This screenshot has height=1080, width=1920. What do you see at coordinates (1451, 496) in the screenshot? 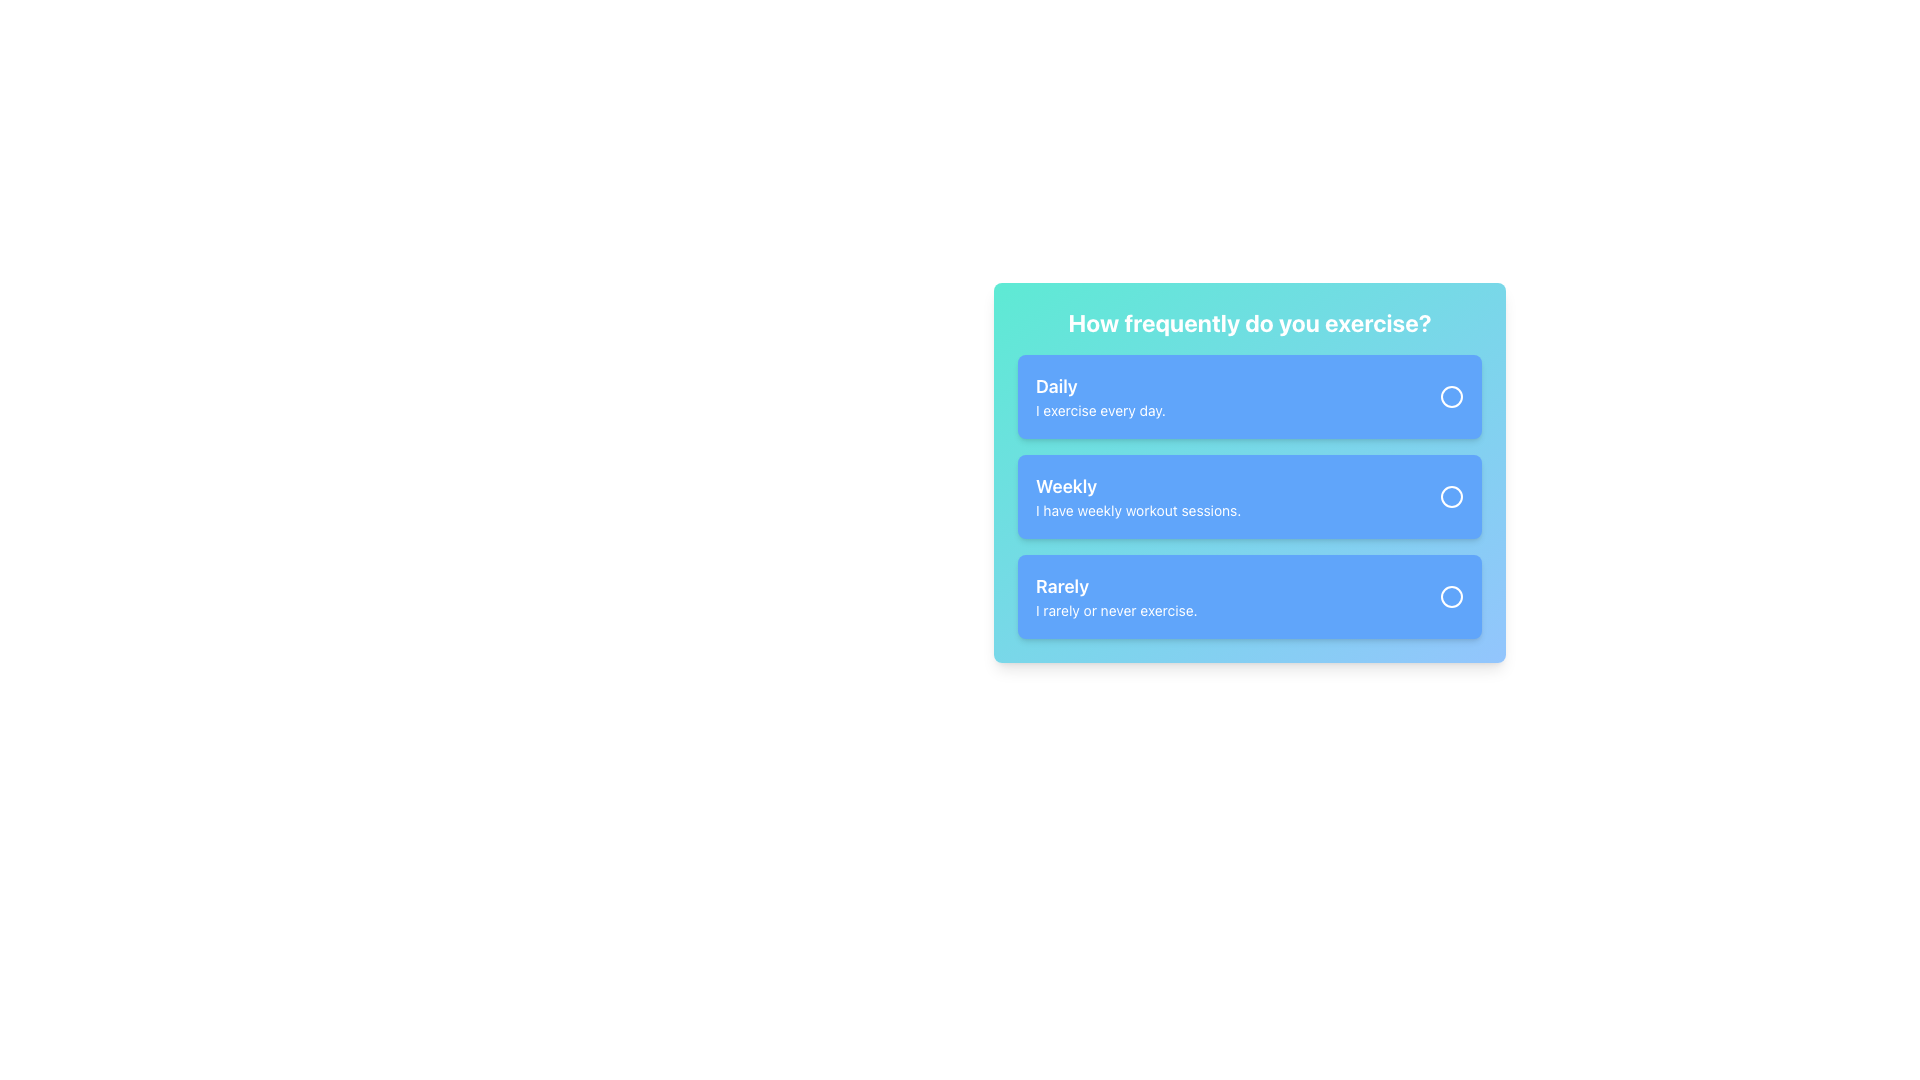
I see `the radio button for the 'Weekly' option` at bounding box center [1451, 496].